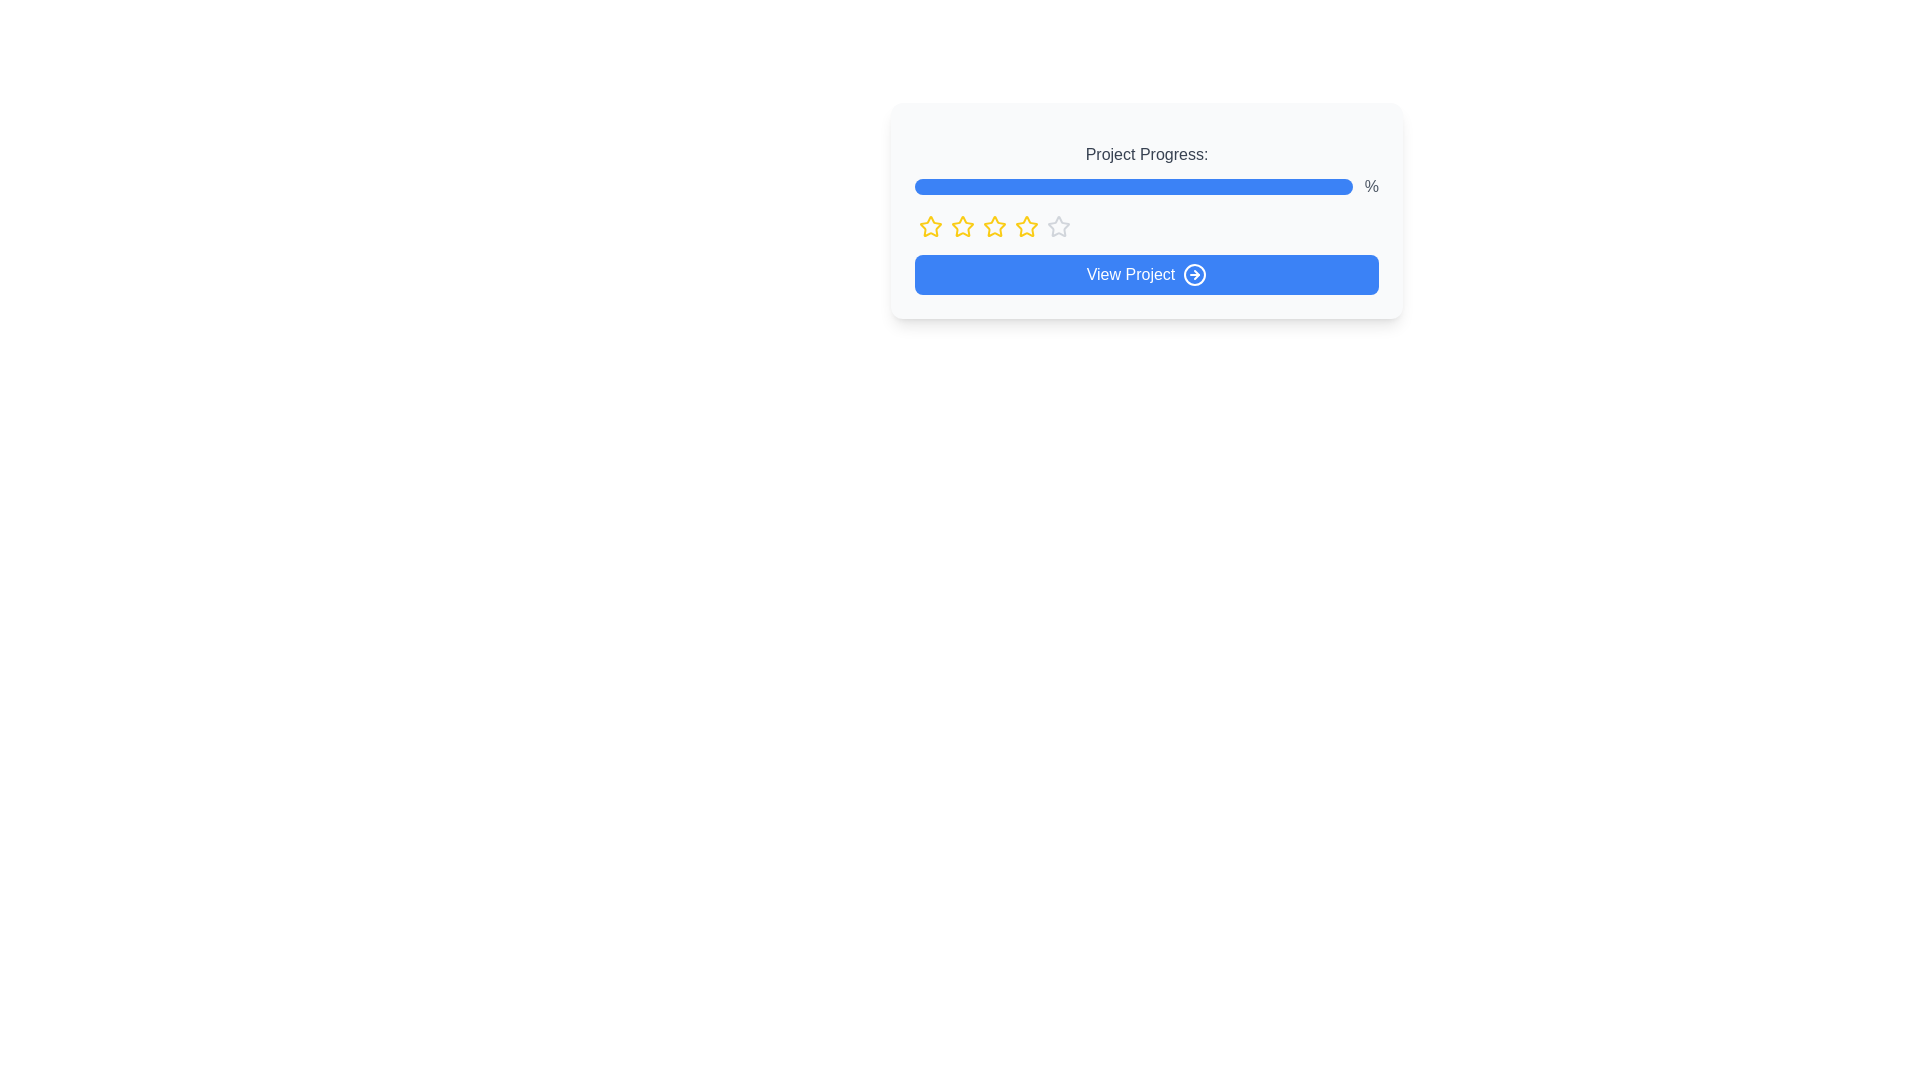 This screenshot has width=1920, height=1080. Describe the element at coordinates (1370, 186) in the screenshot. I see `the gray percentage sign ('%') located at the right end of the horizontal progress bar` at that location.